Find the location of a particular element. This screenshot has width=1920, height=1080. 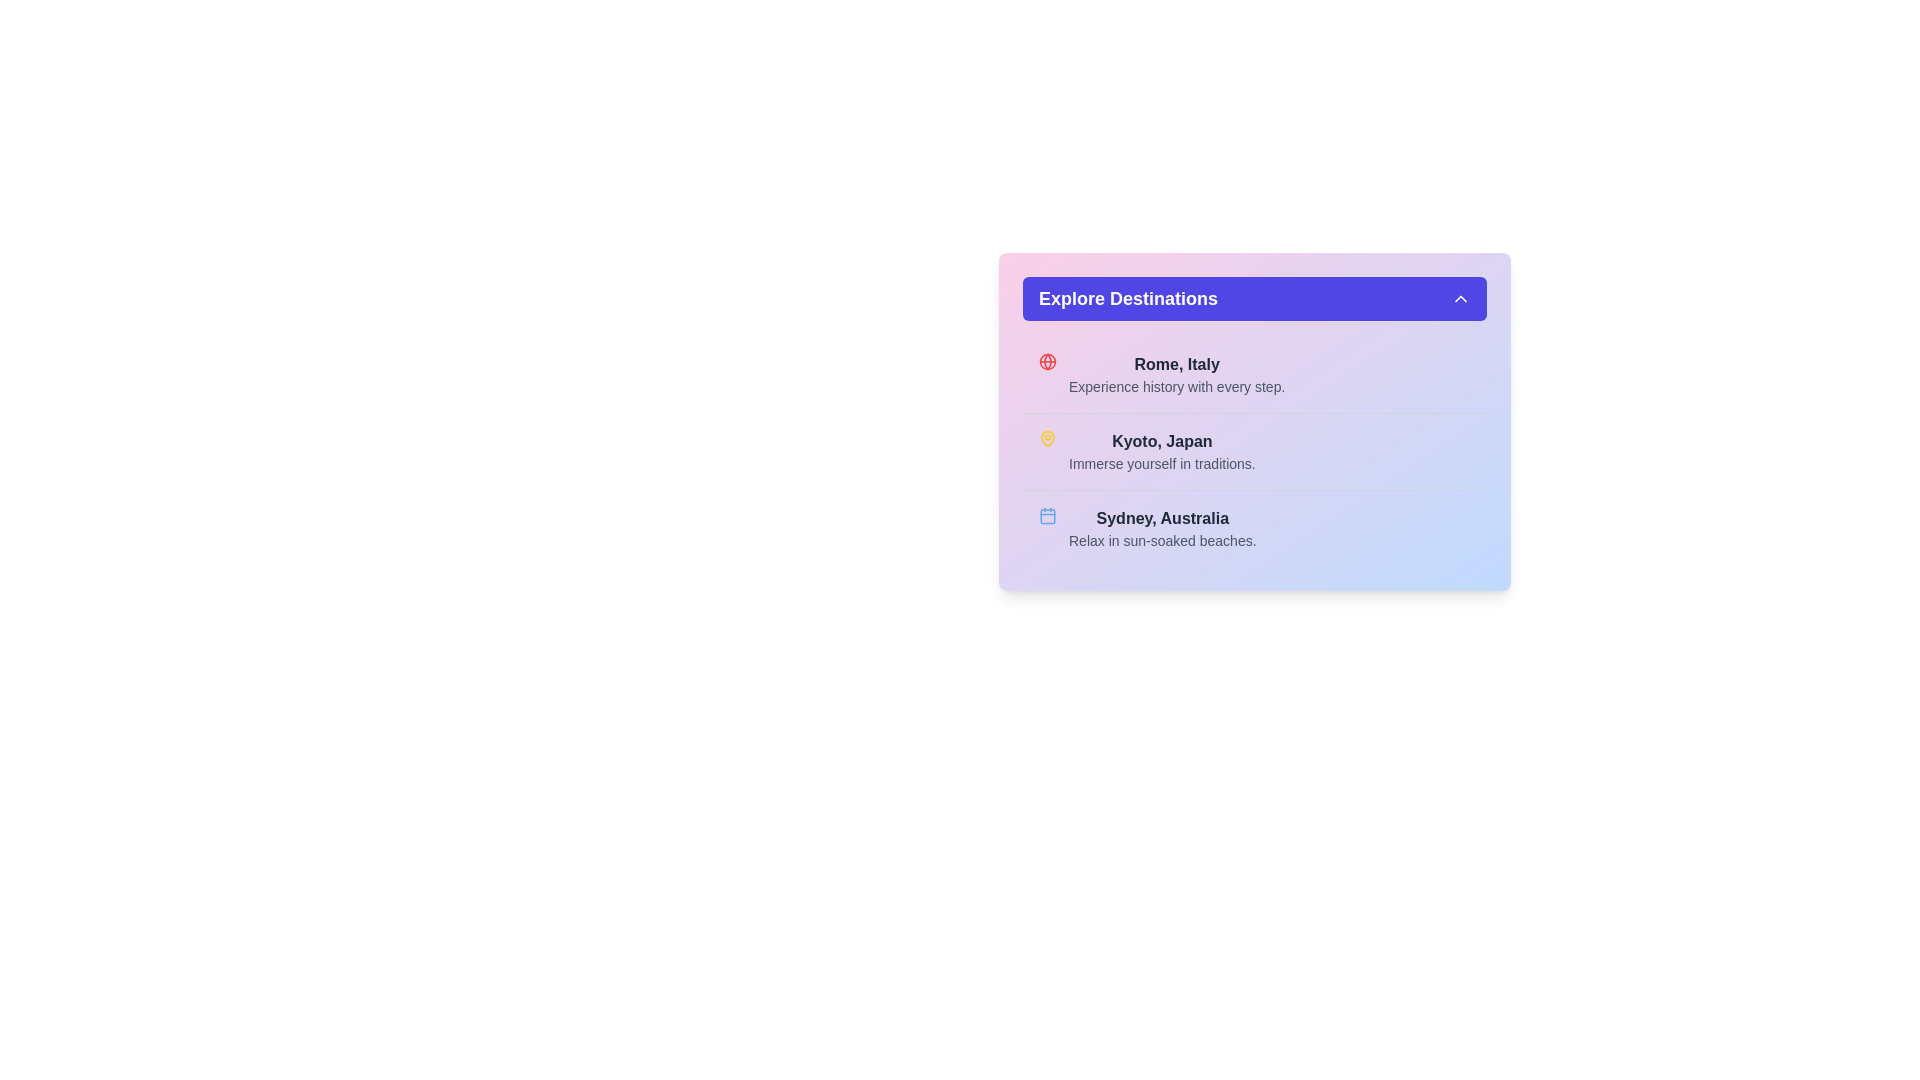

the upward-pointing chevron icon, which is styled in white and located within the blue 'Explore Destinations' button is located at coordinates (1460, 299).